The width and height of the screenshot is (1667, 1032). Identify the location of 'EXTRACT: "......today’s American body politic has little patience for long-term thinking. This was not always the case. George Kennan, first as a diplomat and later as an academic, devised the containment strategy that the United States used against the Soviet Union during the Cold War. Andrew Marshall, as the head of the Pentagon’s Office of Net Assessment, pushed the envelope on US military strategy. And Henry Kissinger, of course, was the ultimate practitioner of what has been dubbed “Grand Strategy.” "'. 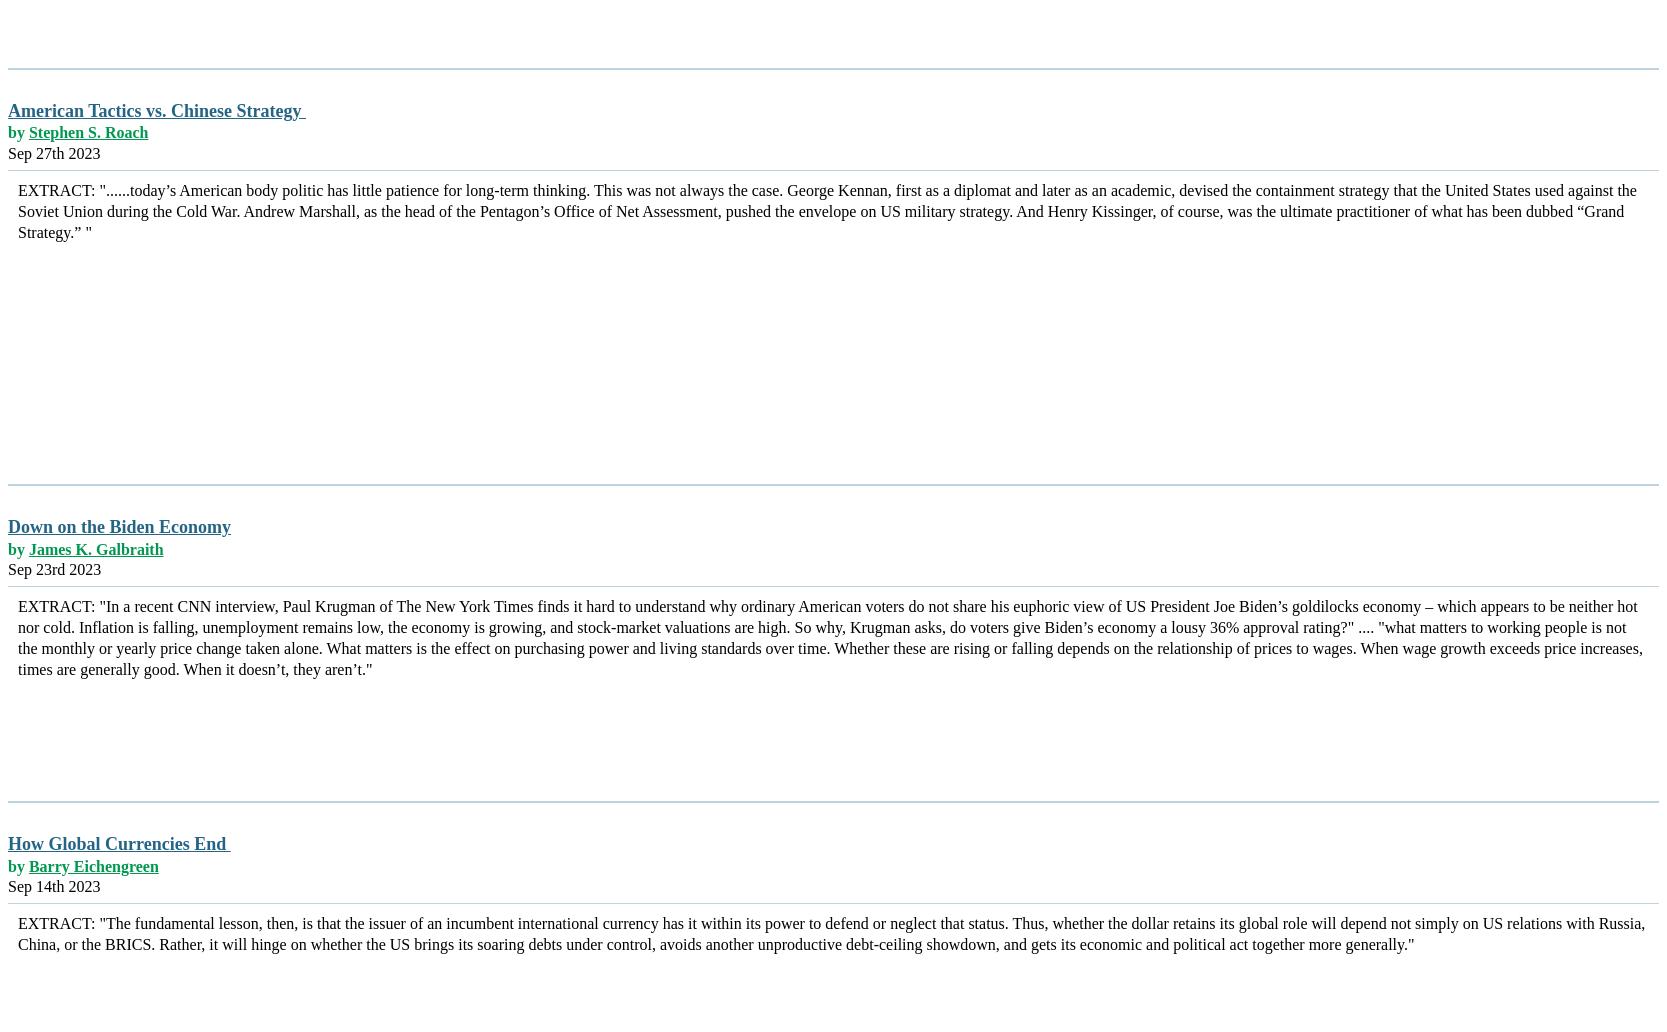
(826, 209).